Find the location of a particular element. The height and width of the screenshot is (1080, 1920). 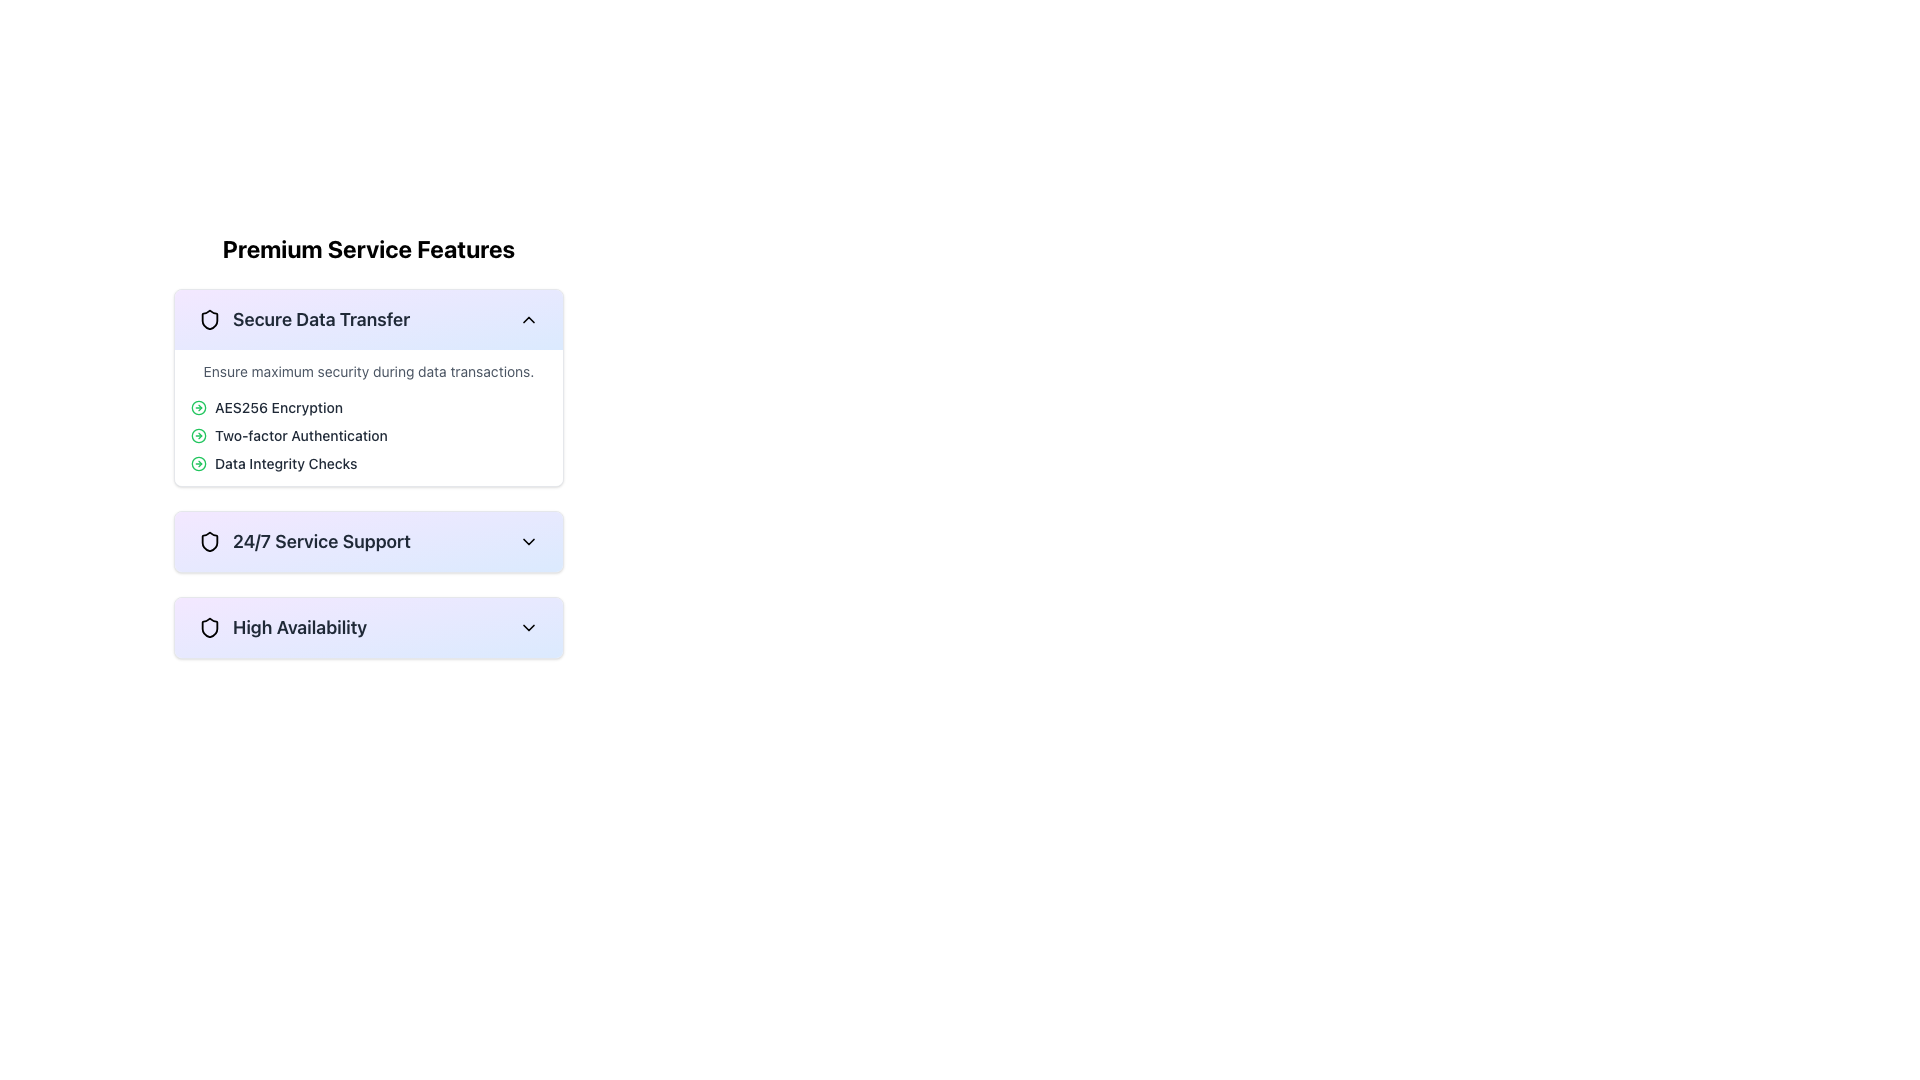

the Collapsible section header labeled 'High Availability' is located at coordinates (369, 627).